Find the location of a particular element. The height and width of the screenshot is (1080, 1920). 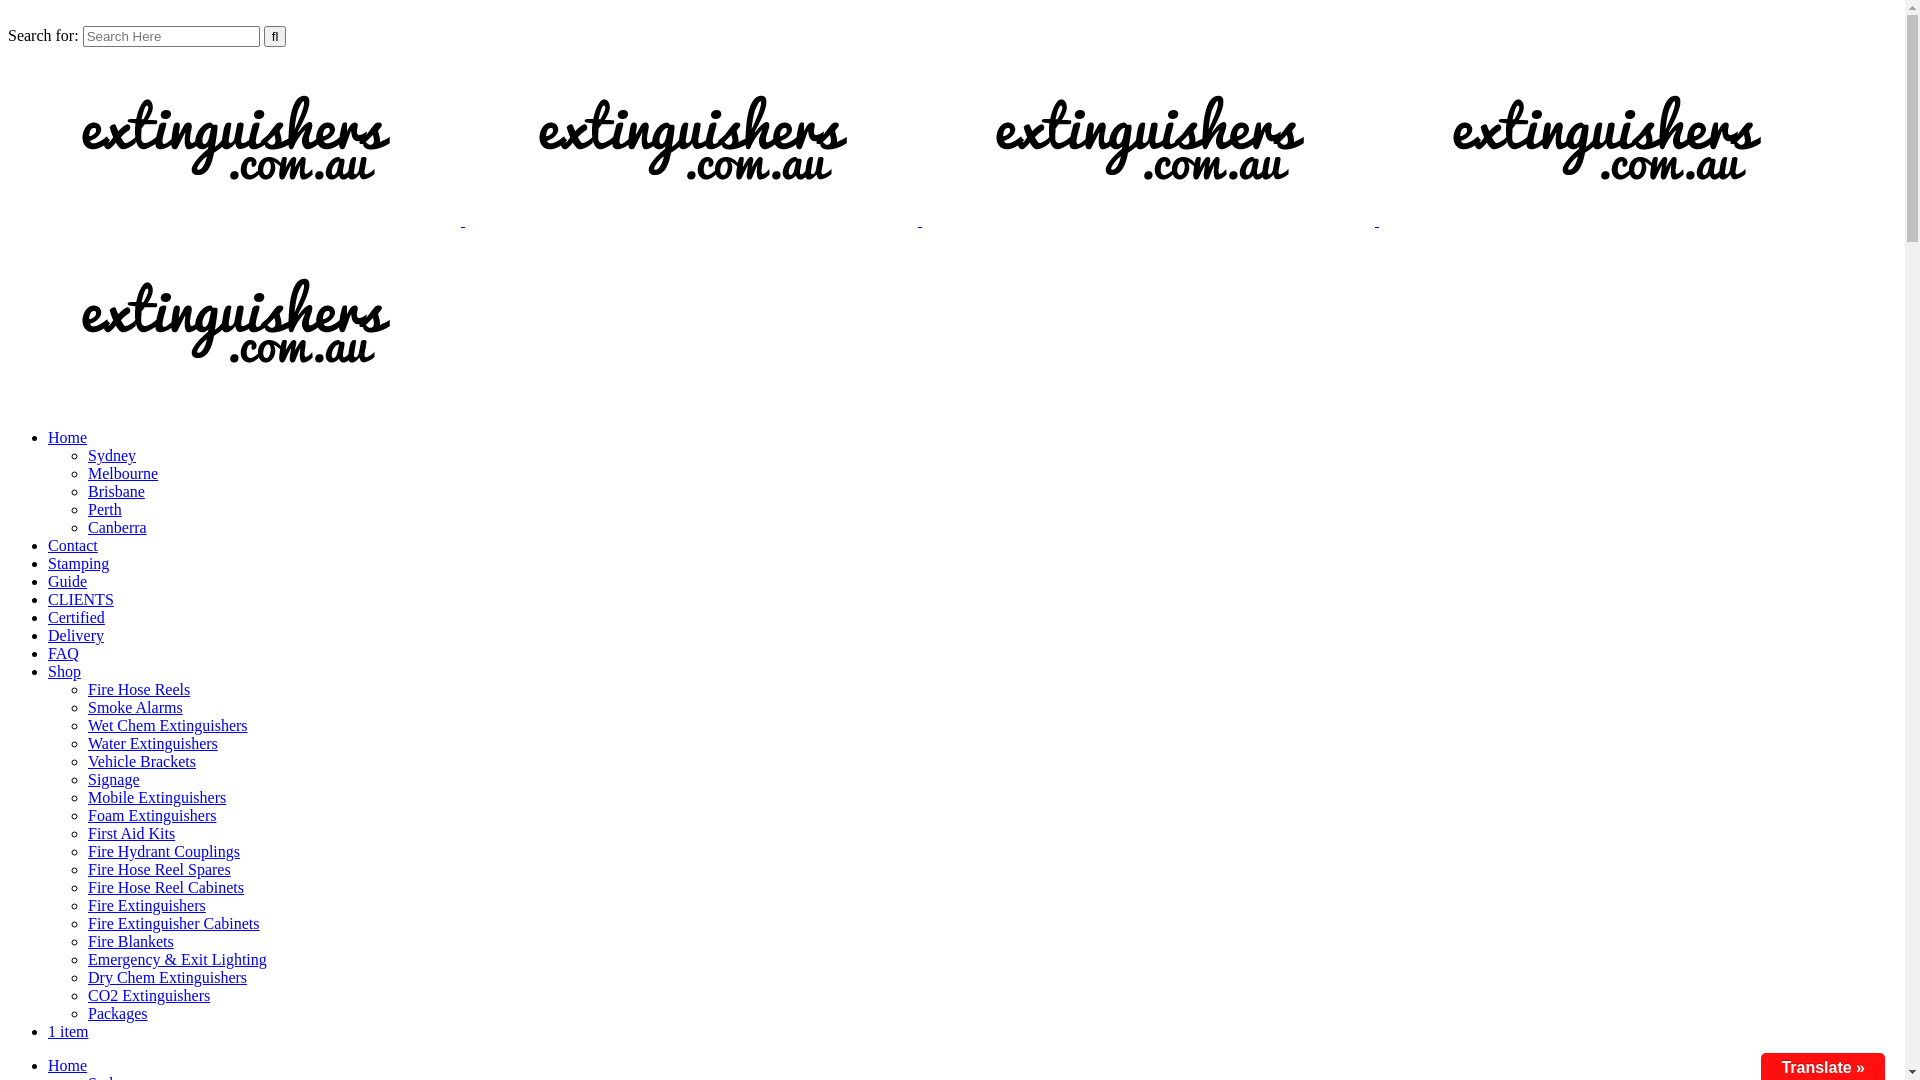

'Fire Extinguisher Cabinets' is located at coordinates (173, 923).